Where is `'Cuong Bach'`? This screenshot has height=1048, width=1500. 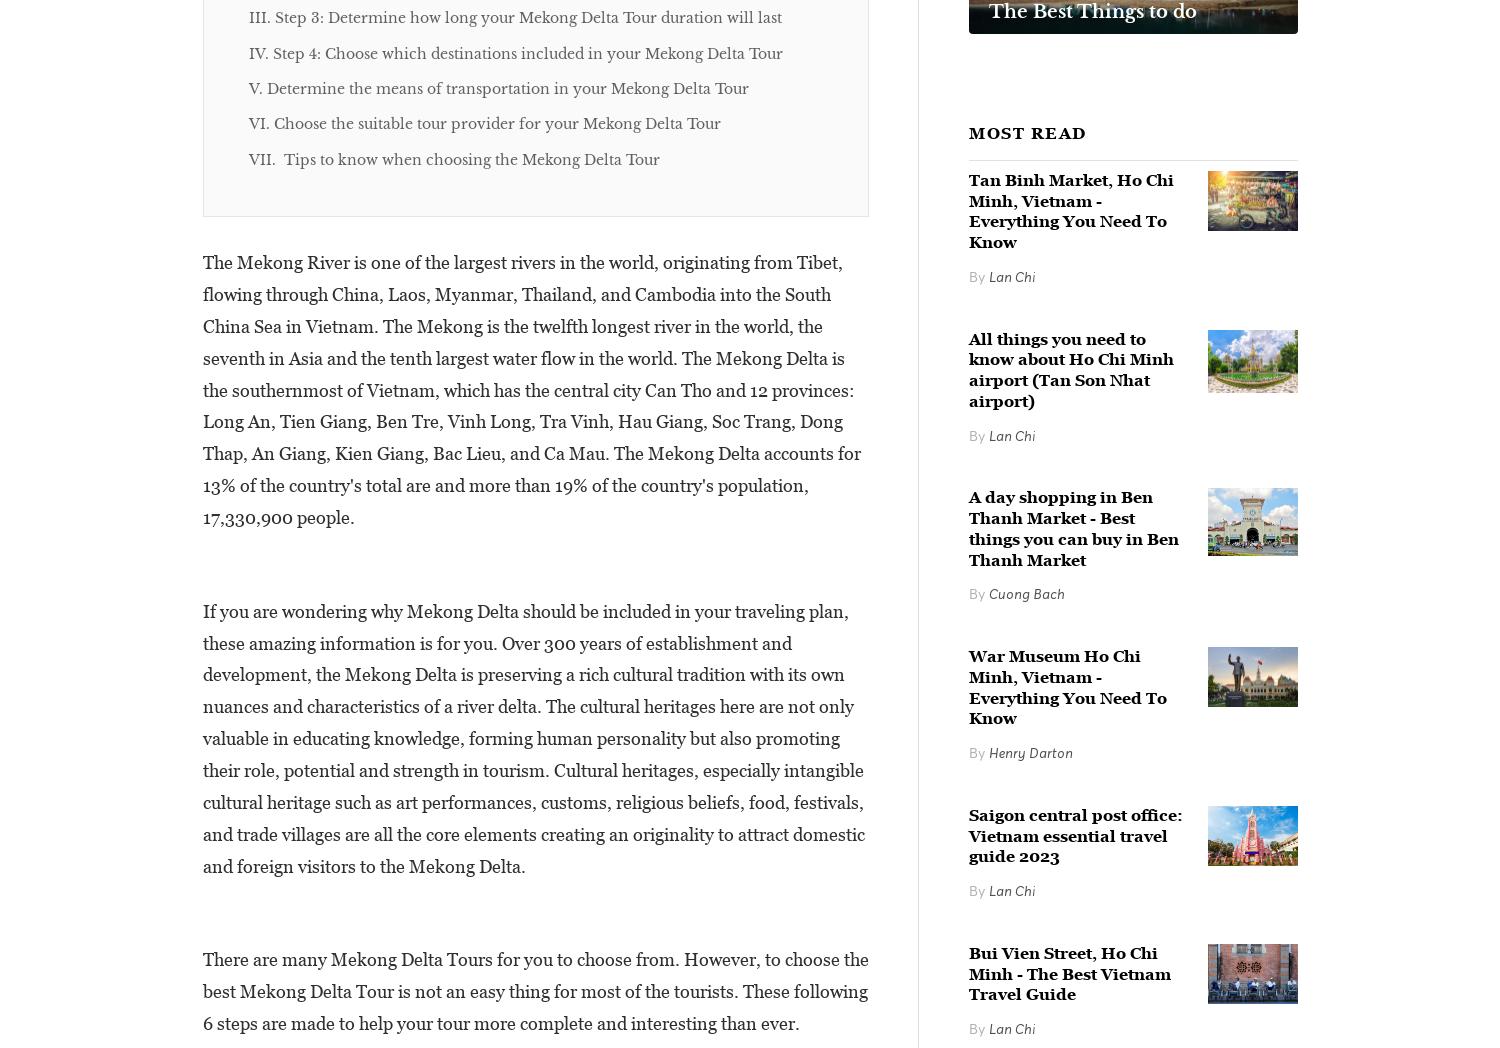
'Cuong Bach' is located at coordinates (1027, 593).